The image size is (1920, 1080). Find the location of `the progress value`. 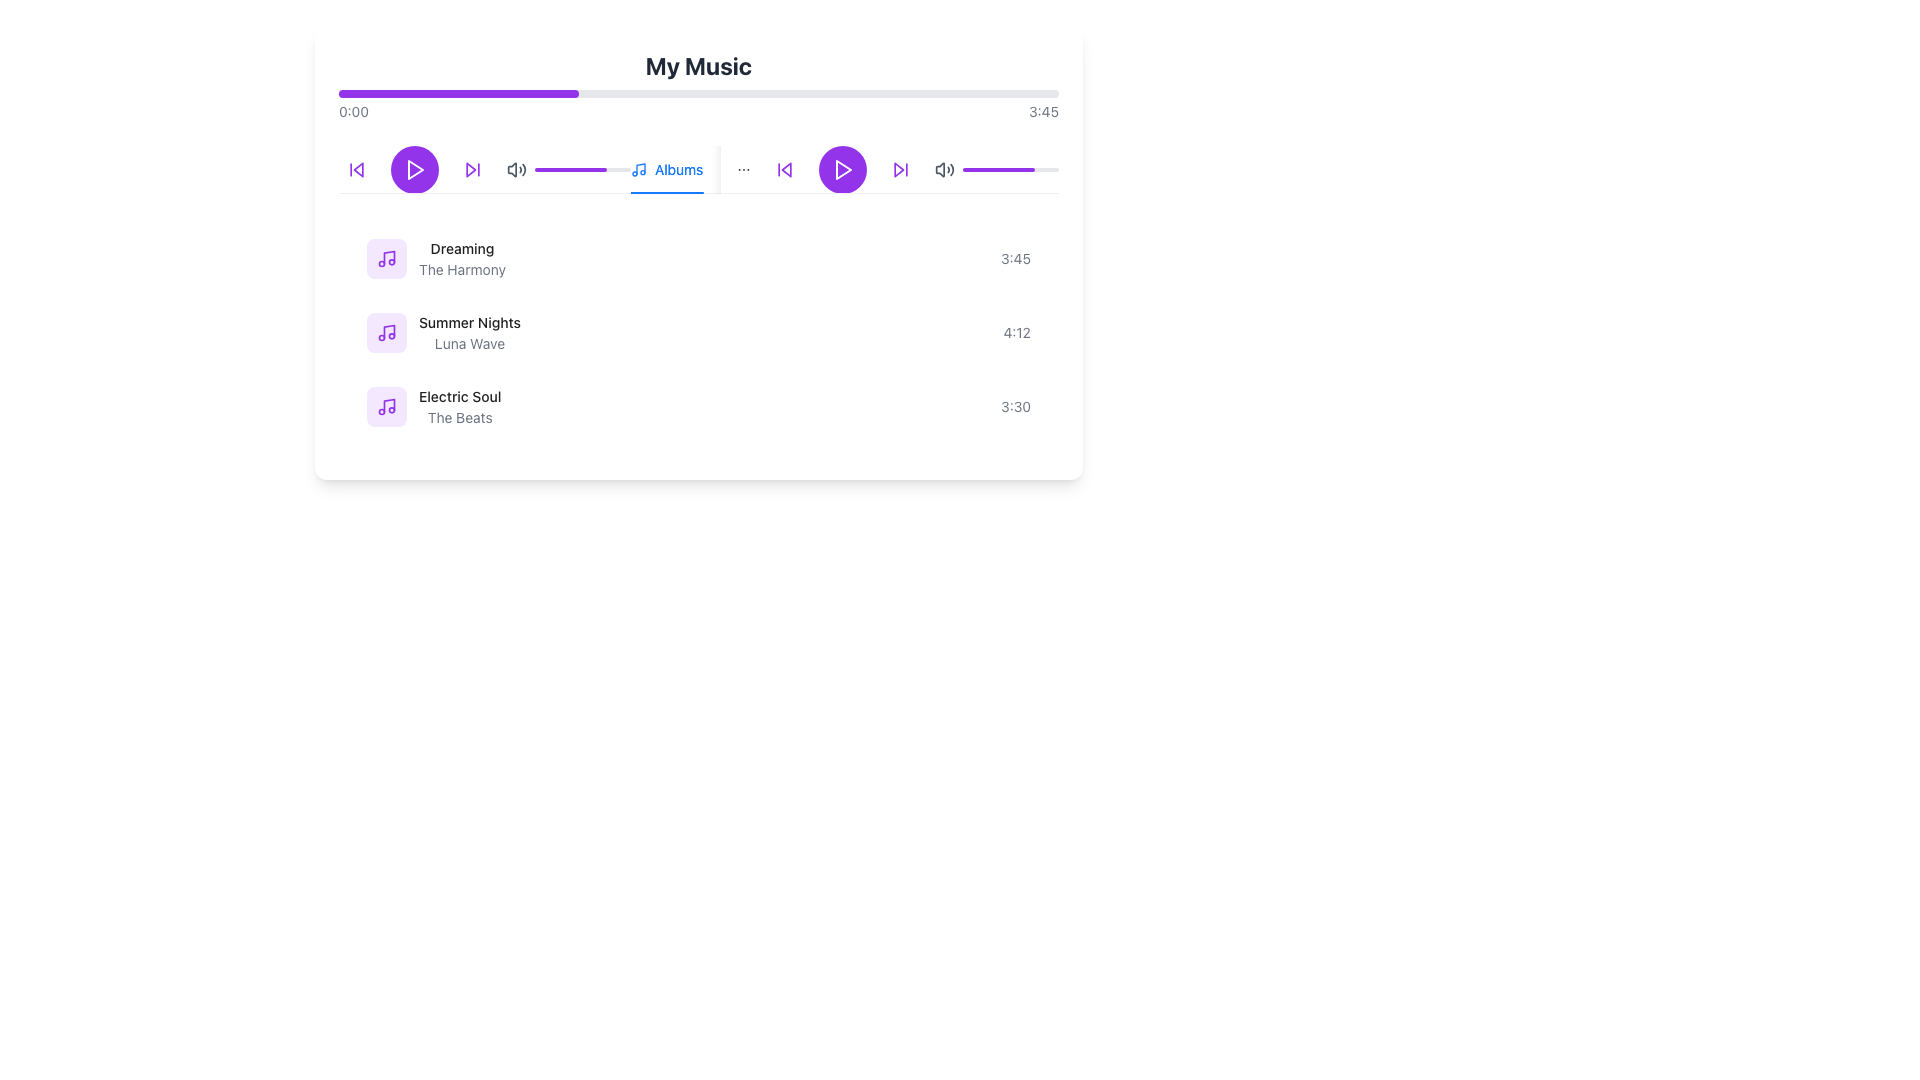

the progress value is located at coordinates (582, 168).